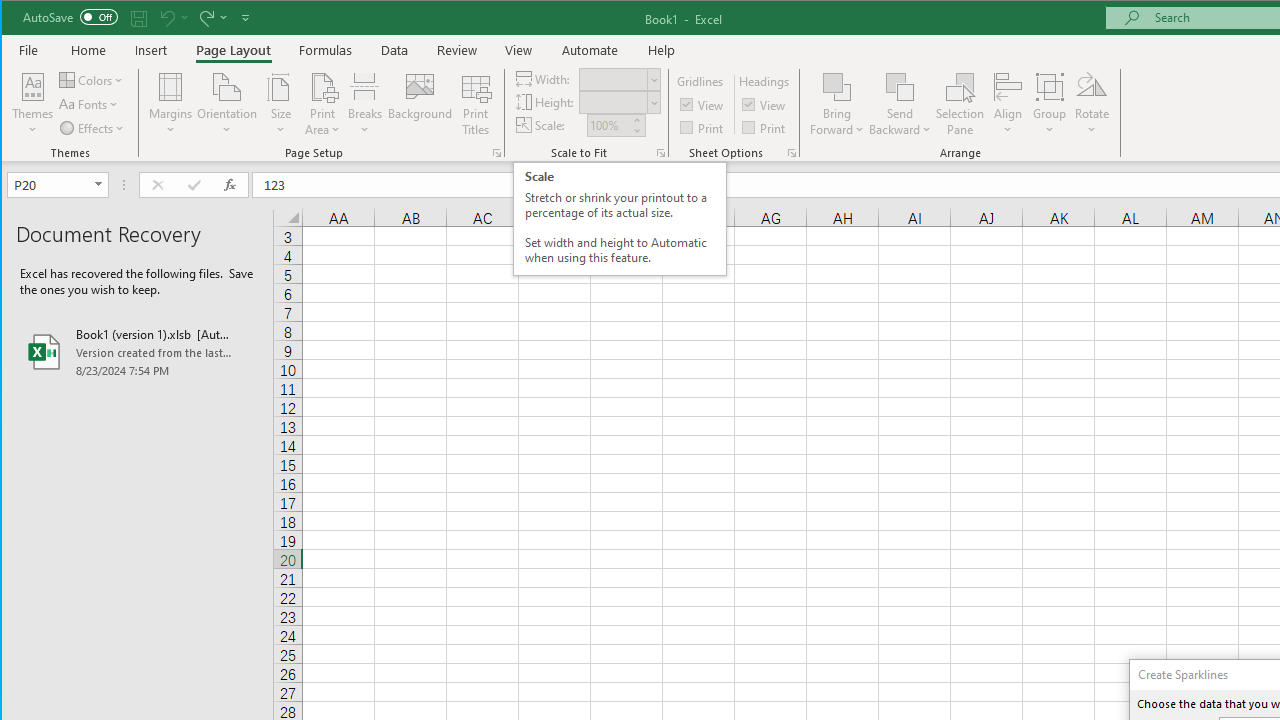 The height and width of the screenshot is (720, 1280). What do you see at coordinates (150, 49) in the screenshot?
I see `'Insert'` at bounding box center [150, 49].